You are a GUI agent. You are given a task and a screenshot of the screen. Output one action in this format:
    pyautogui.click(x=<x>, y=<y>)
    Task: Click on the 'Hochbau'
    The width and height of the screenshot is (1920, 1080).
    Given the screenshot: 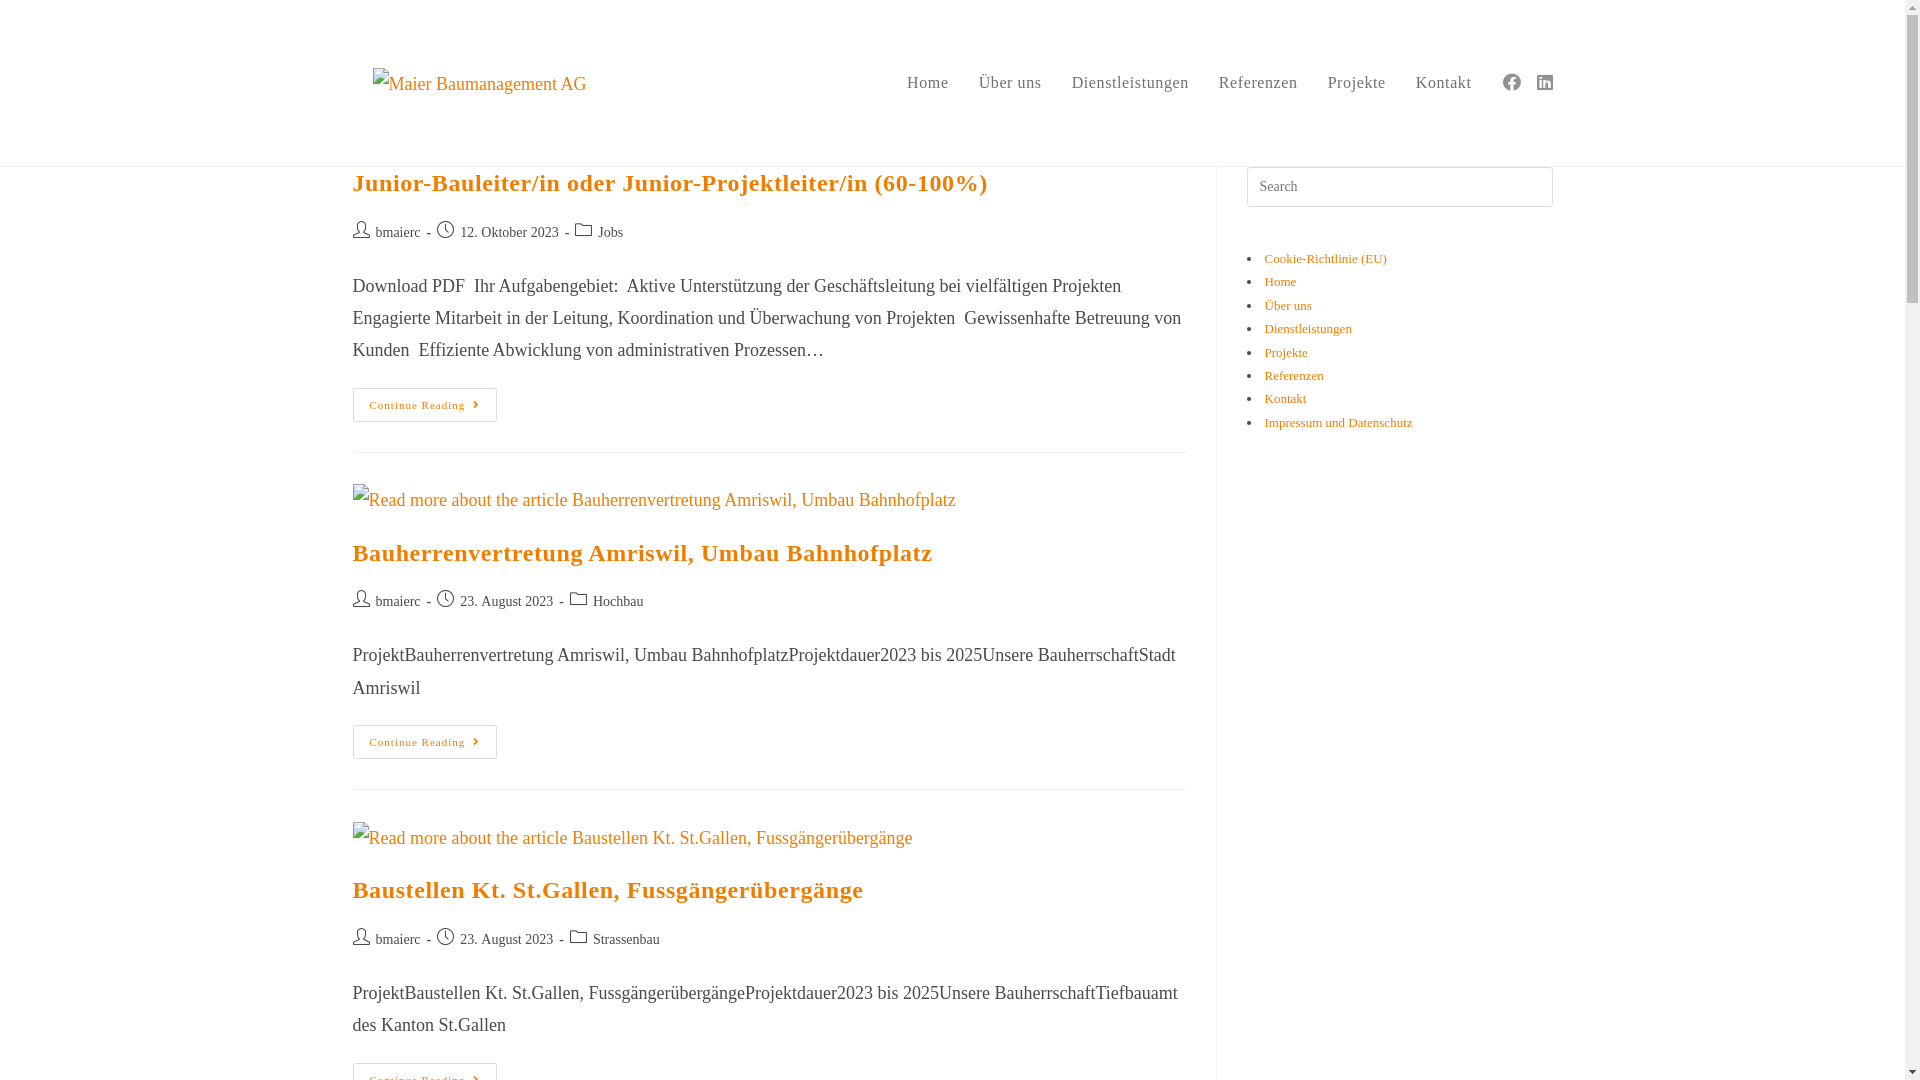 What is the action you would take?
    pyautogui.click(x=617, y=600)
    